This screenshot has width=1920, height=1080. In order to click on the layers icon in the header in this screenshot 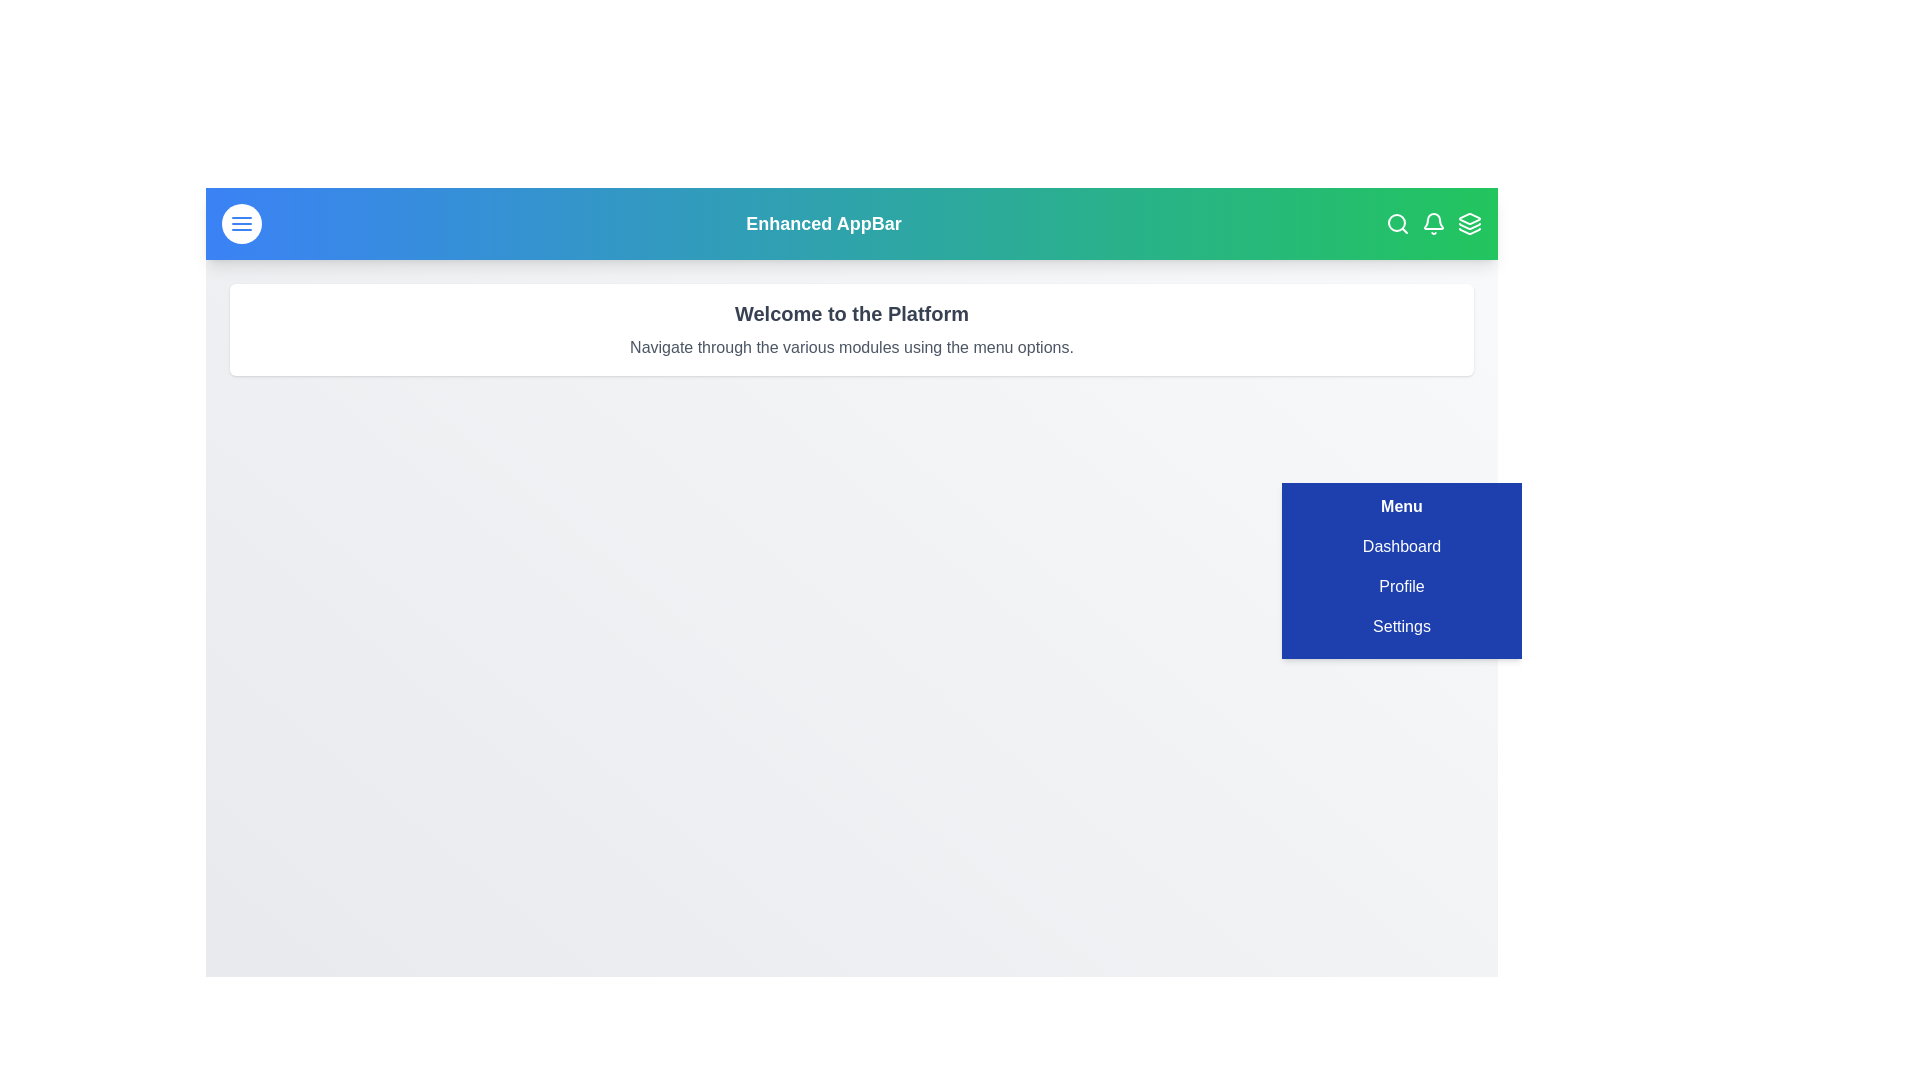, I will do `click(1469, 223)`.